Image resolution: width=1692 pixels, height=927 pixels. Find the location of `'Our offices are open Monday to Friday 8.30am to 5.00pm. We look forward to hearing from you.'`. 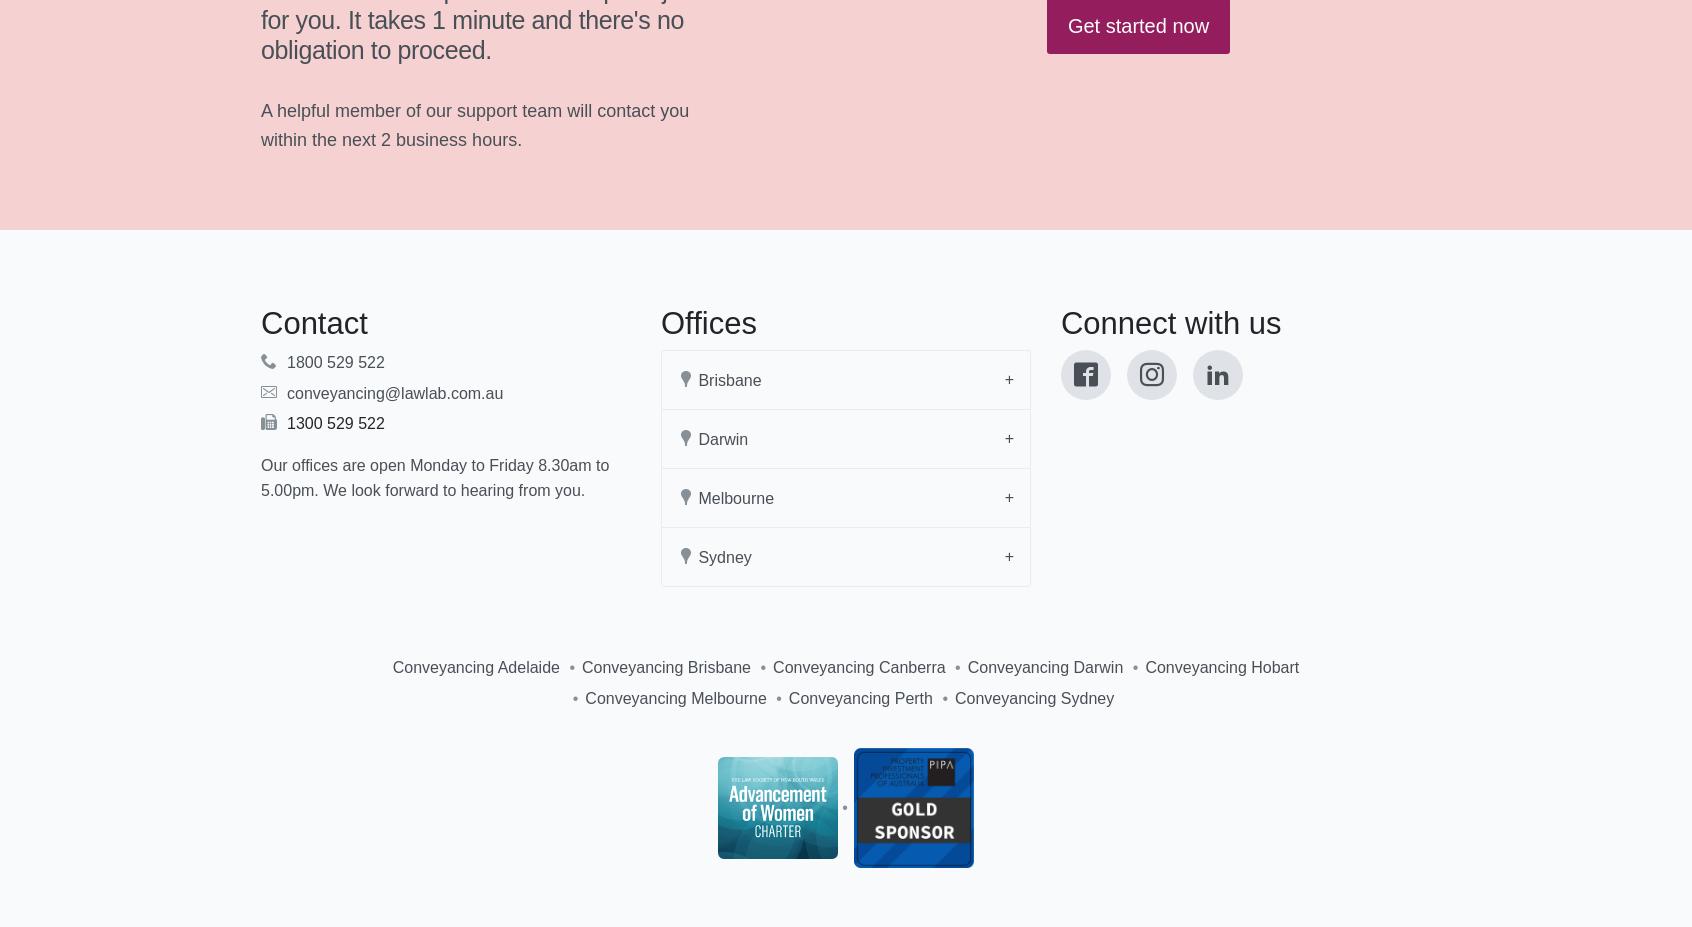

'Our offices are open Monday to Friday 8.30am to 5.00pm. We look forward to hearing from you.' is located at coordinates (434, 477).